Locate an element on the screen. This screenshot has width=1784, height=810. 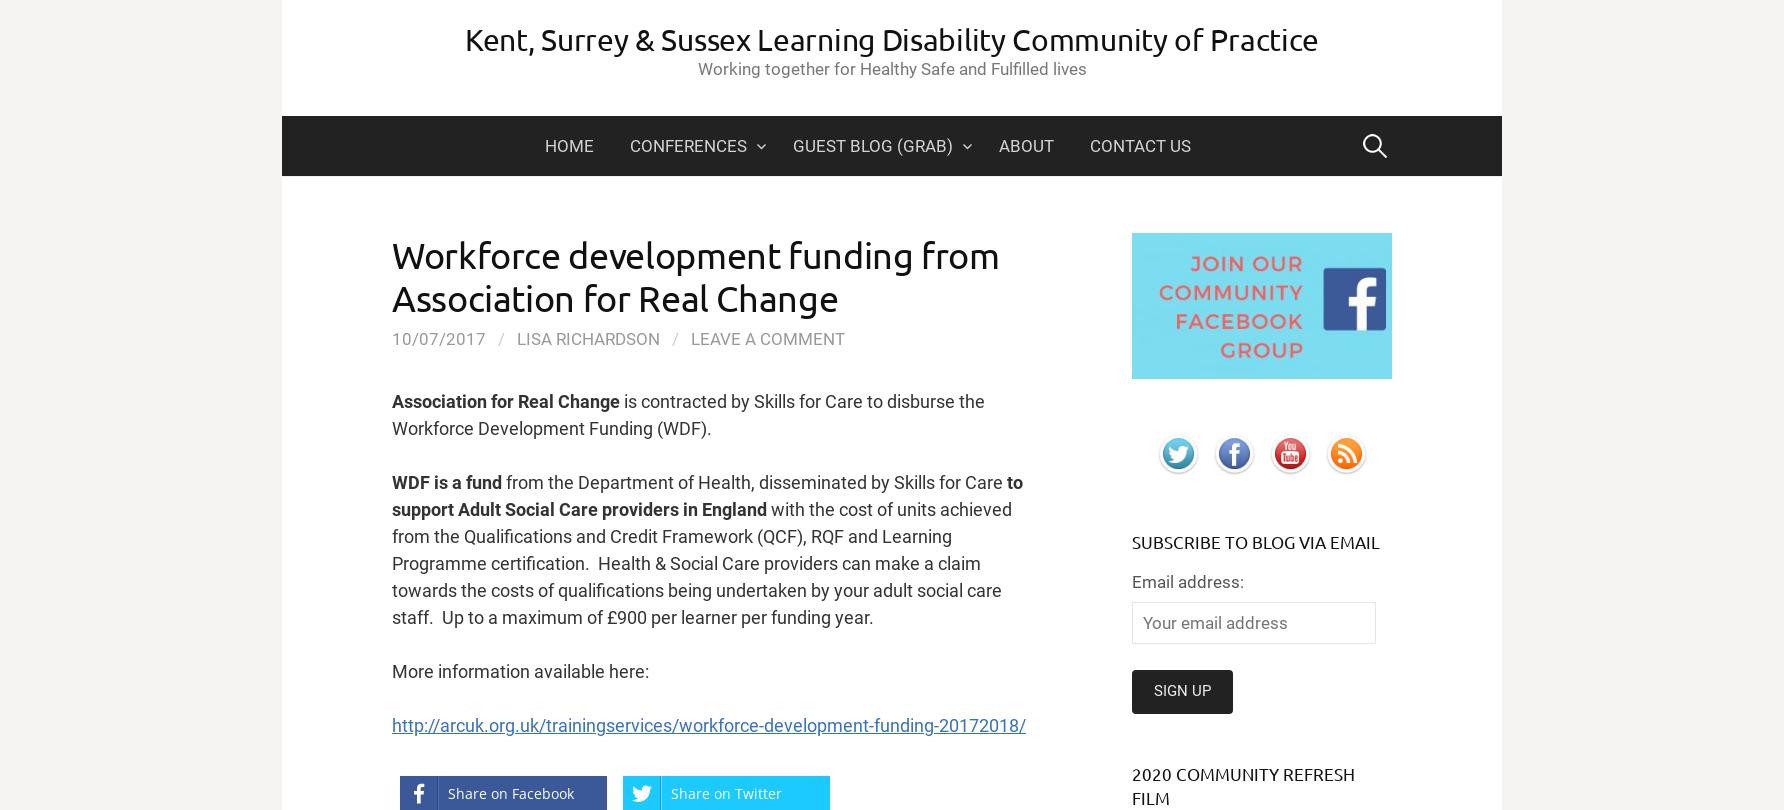
'is contracted by Skills for Care to disburse the Workforce Development Funding (WDF).' is located at coordinates (688, 414).